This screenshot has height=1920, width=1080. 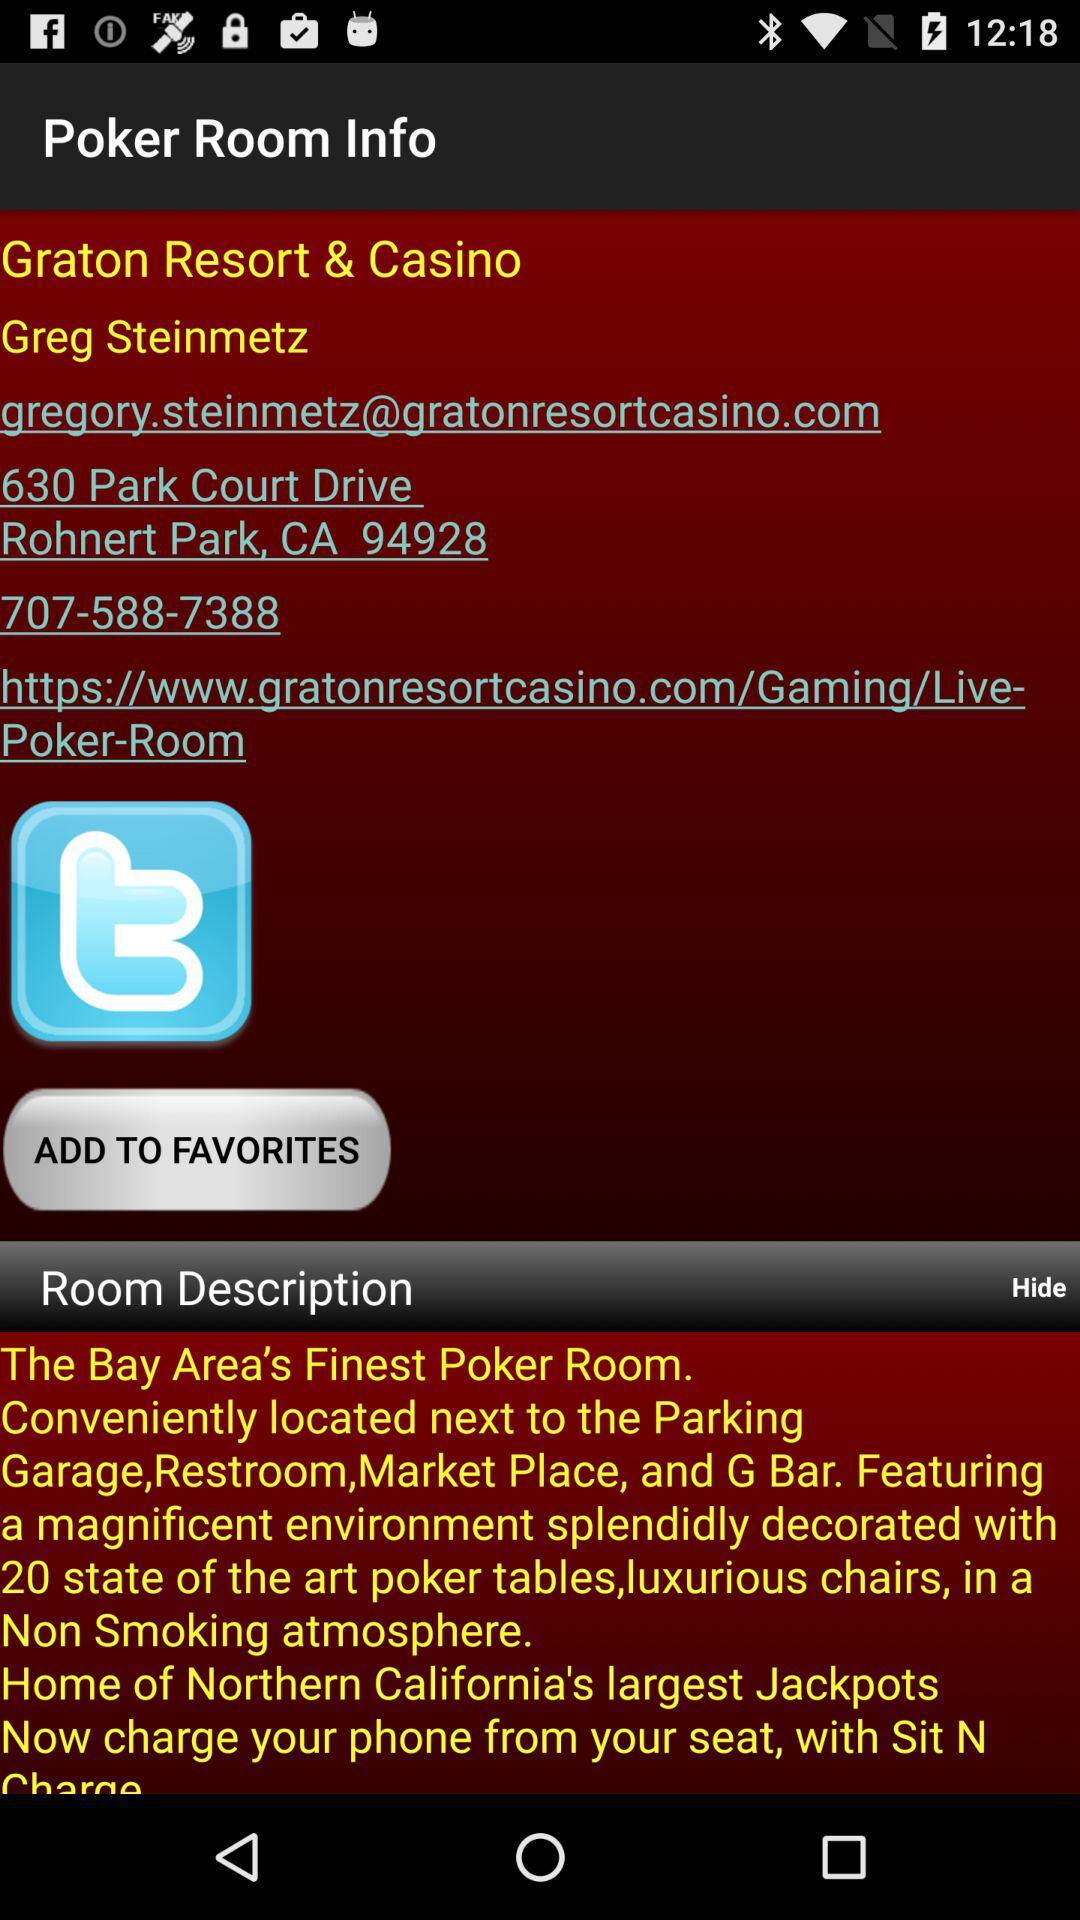 What do you see at coordinates (540, 705) in the screenshot?
I see `app below the 707-588-7388 icon` at bounding box center [540, 705].